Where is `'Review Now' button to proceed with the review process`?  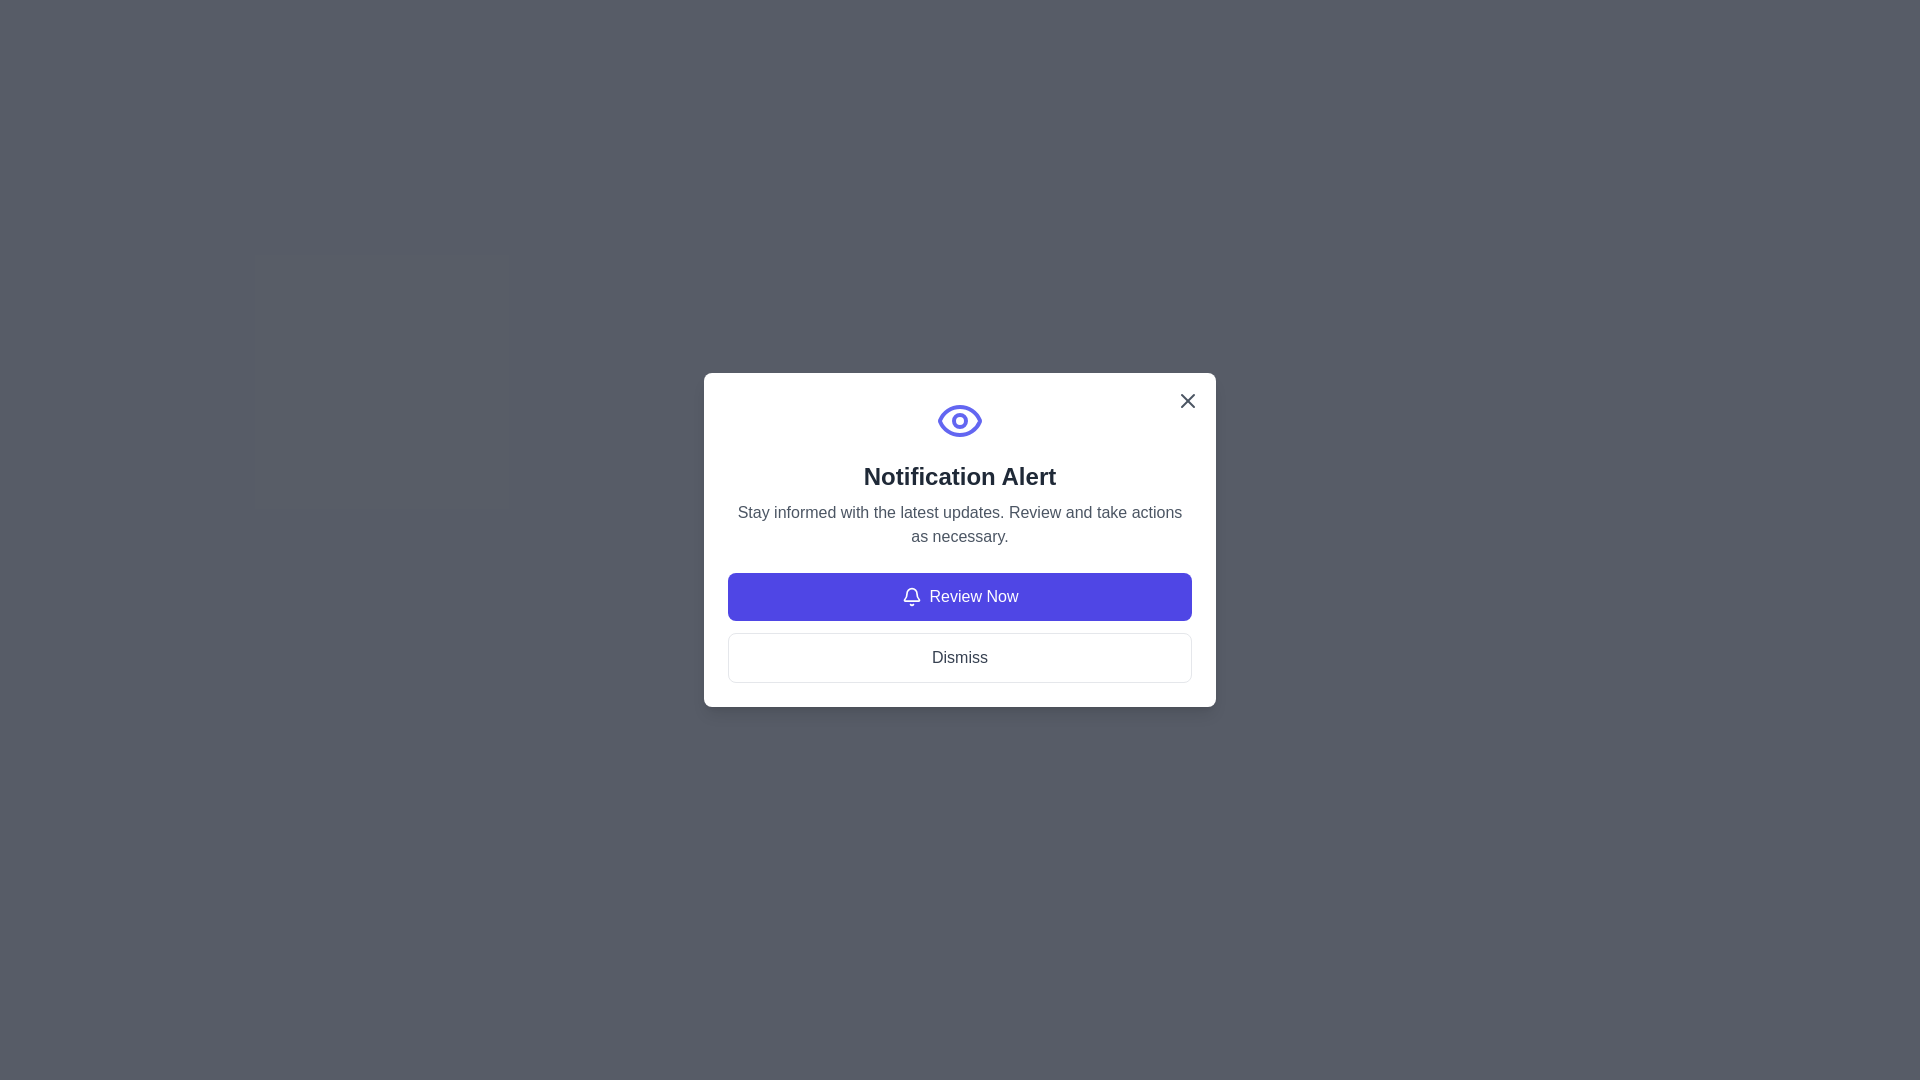
'Review Now' button to proceed with the review process is located at coordinates (960, 596).